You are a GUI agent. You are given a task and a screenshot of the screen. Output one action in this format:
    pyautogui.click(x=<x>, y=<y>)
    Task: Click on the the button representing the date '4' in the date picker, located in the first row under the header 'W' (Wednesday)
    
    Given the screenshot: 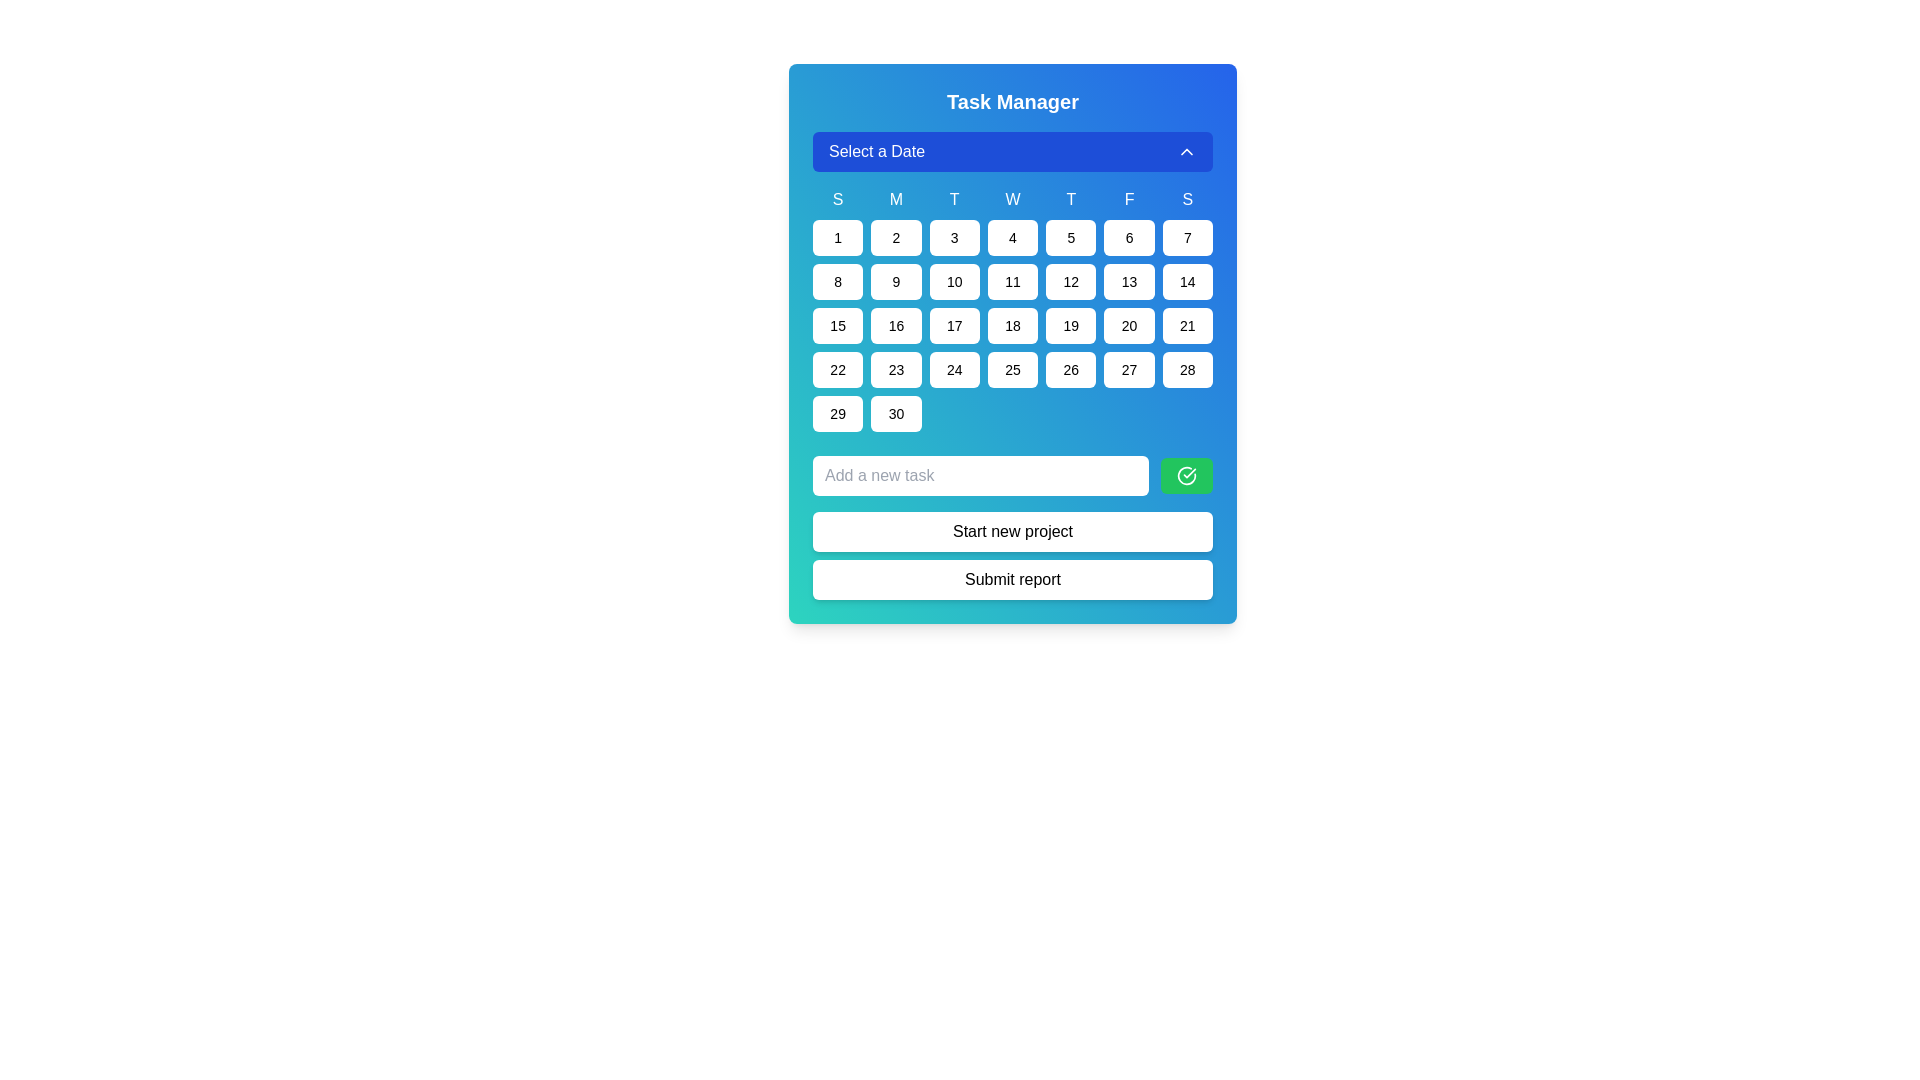 What is the action you would take?
    pyautogui.click(x=1012, y=237)
    